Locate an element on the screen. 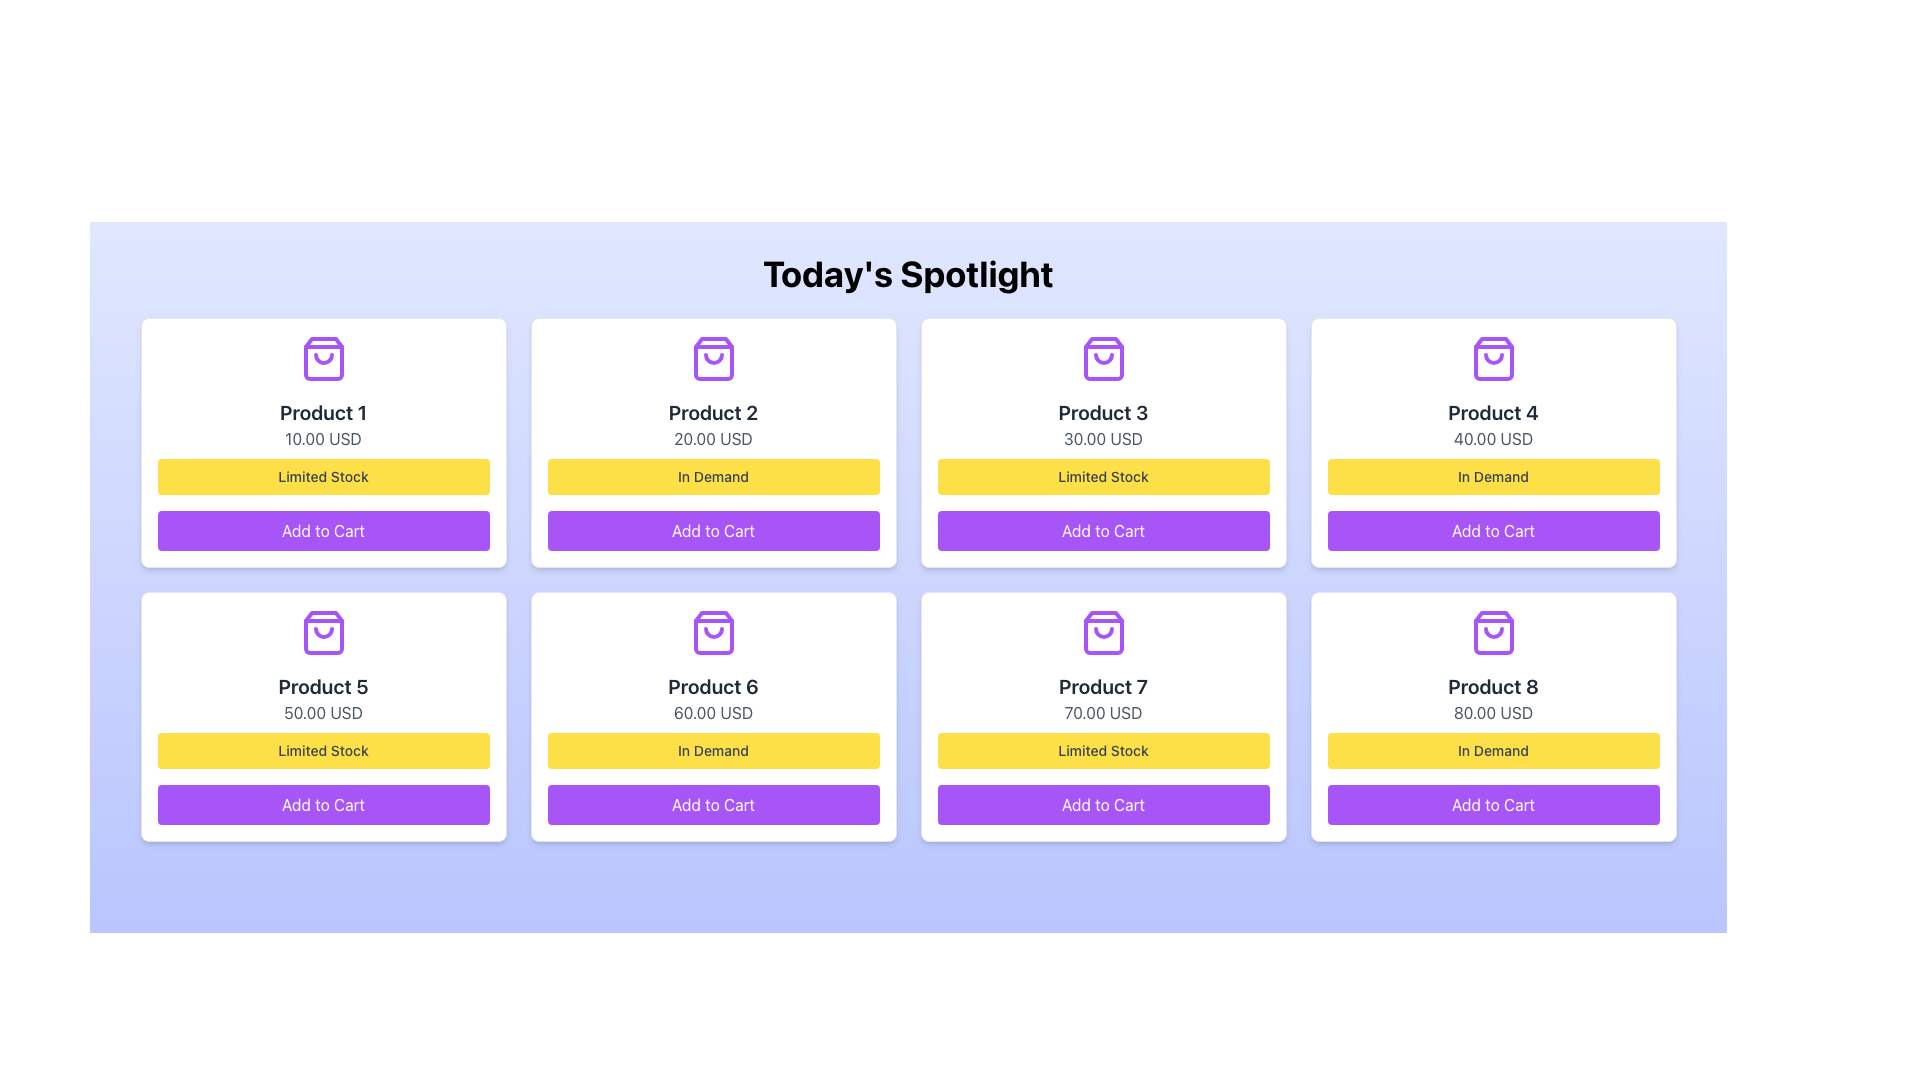 The image size is (1920, 1080). the prominent purple rectangular button labeled 'Add to Cart' at the bottom of the product card for 'Product 5 50.00 USD Limited Stock' is located at coordinates (323, 804).